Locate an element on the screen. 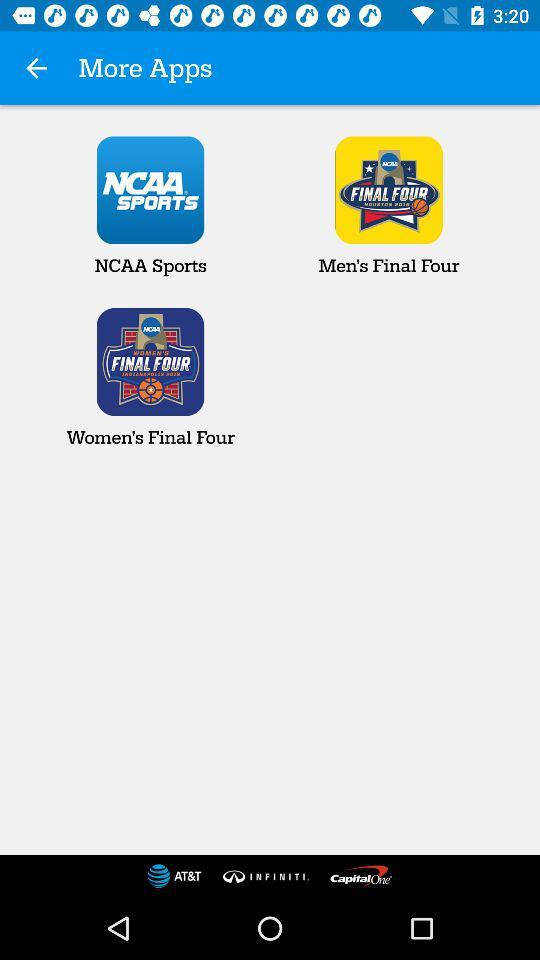  ncaa sports item is located at coordinates (149, 206).